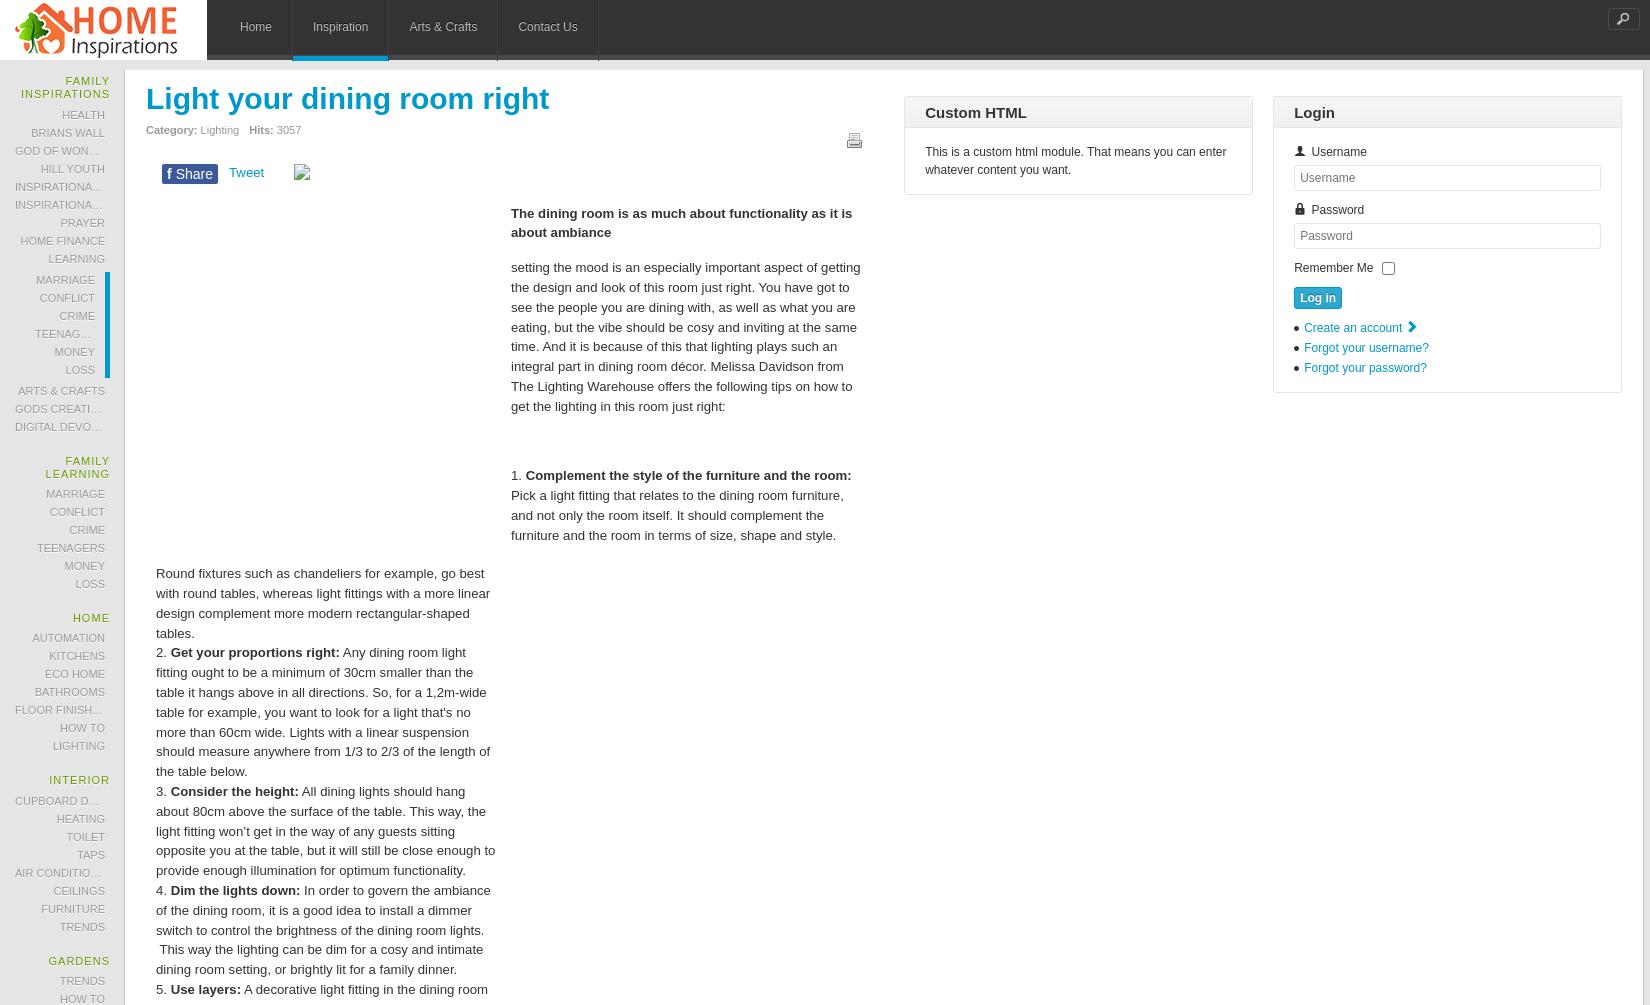 The width and height of the screenshot is (1650, 1005). I want to click on 'Brians Wall', so click(67, 131).